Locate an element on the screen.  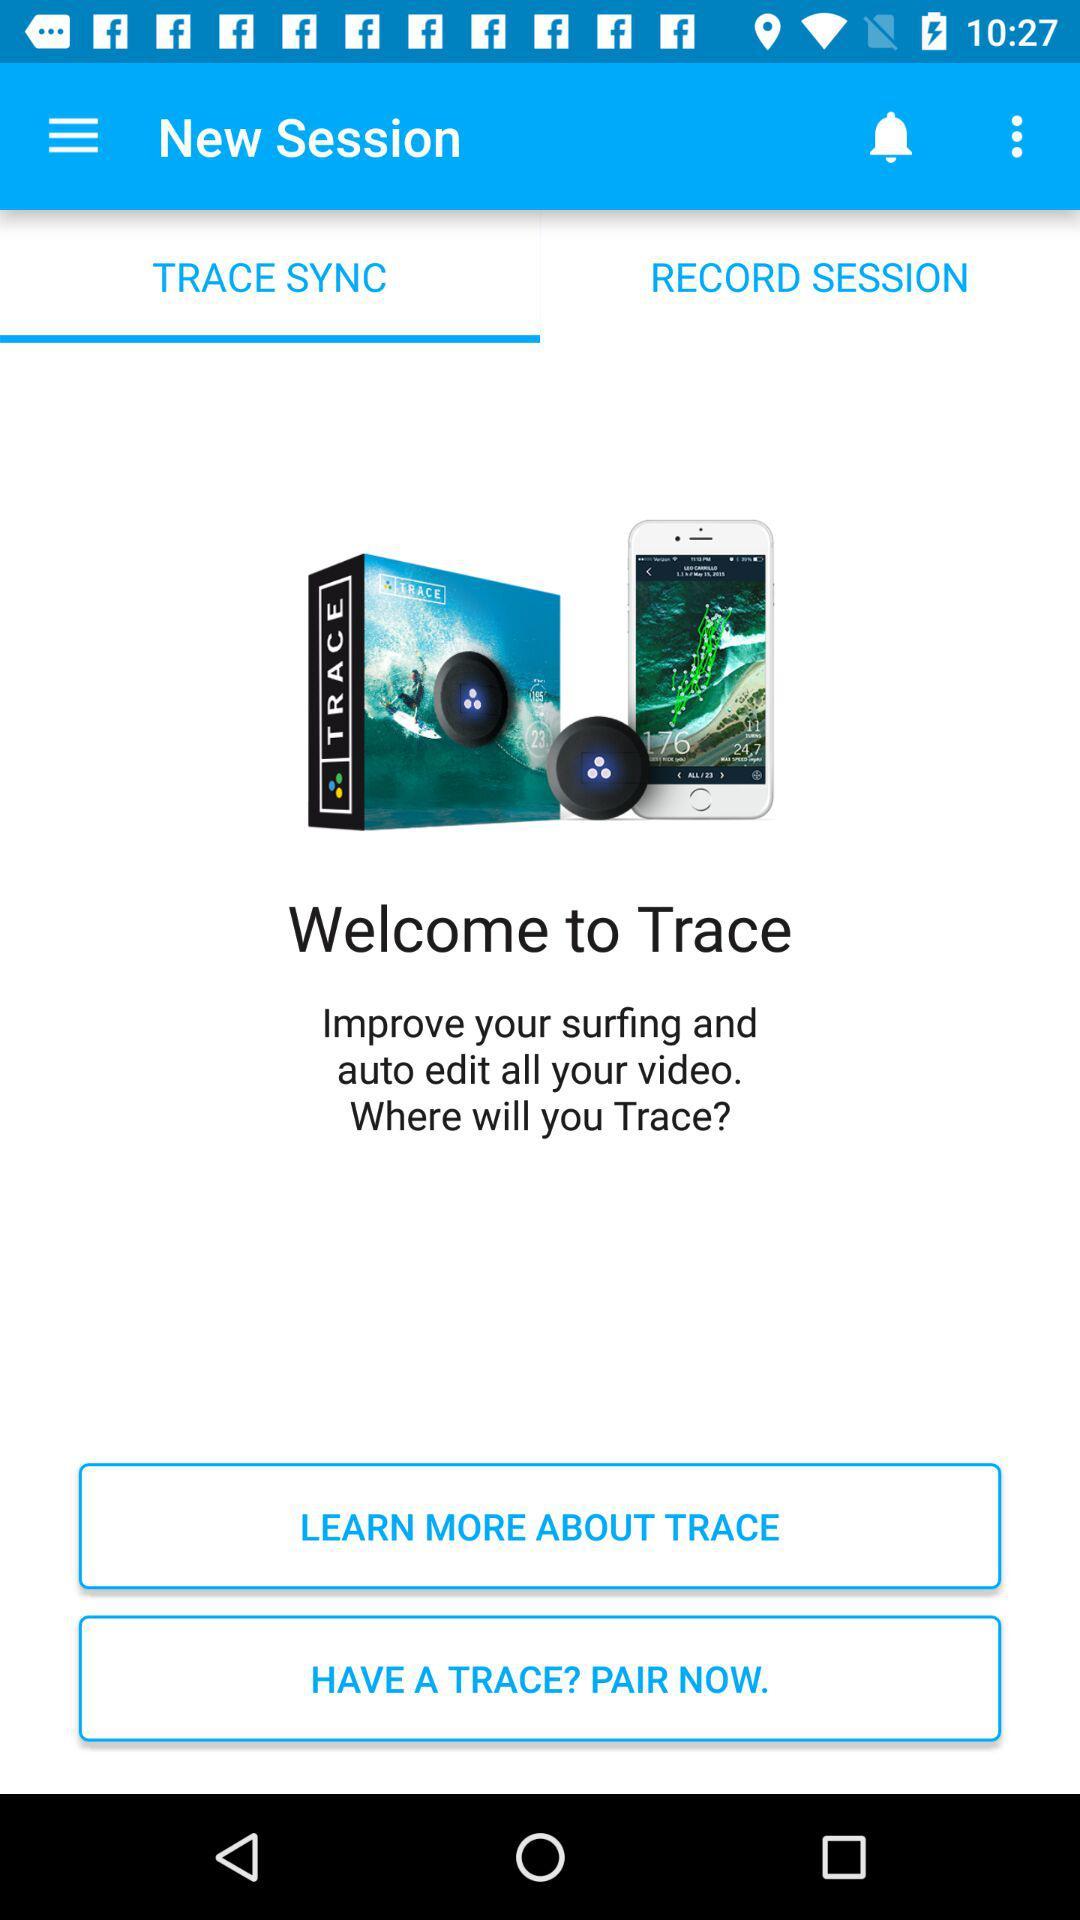
icon above have a trace item is located at coordinates (540, 1525).